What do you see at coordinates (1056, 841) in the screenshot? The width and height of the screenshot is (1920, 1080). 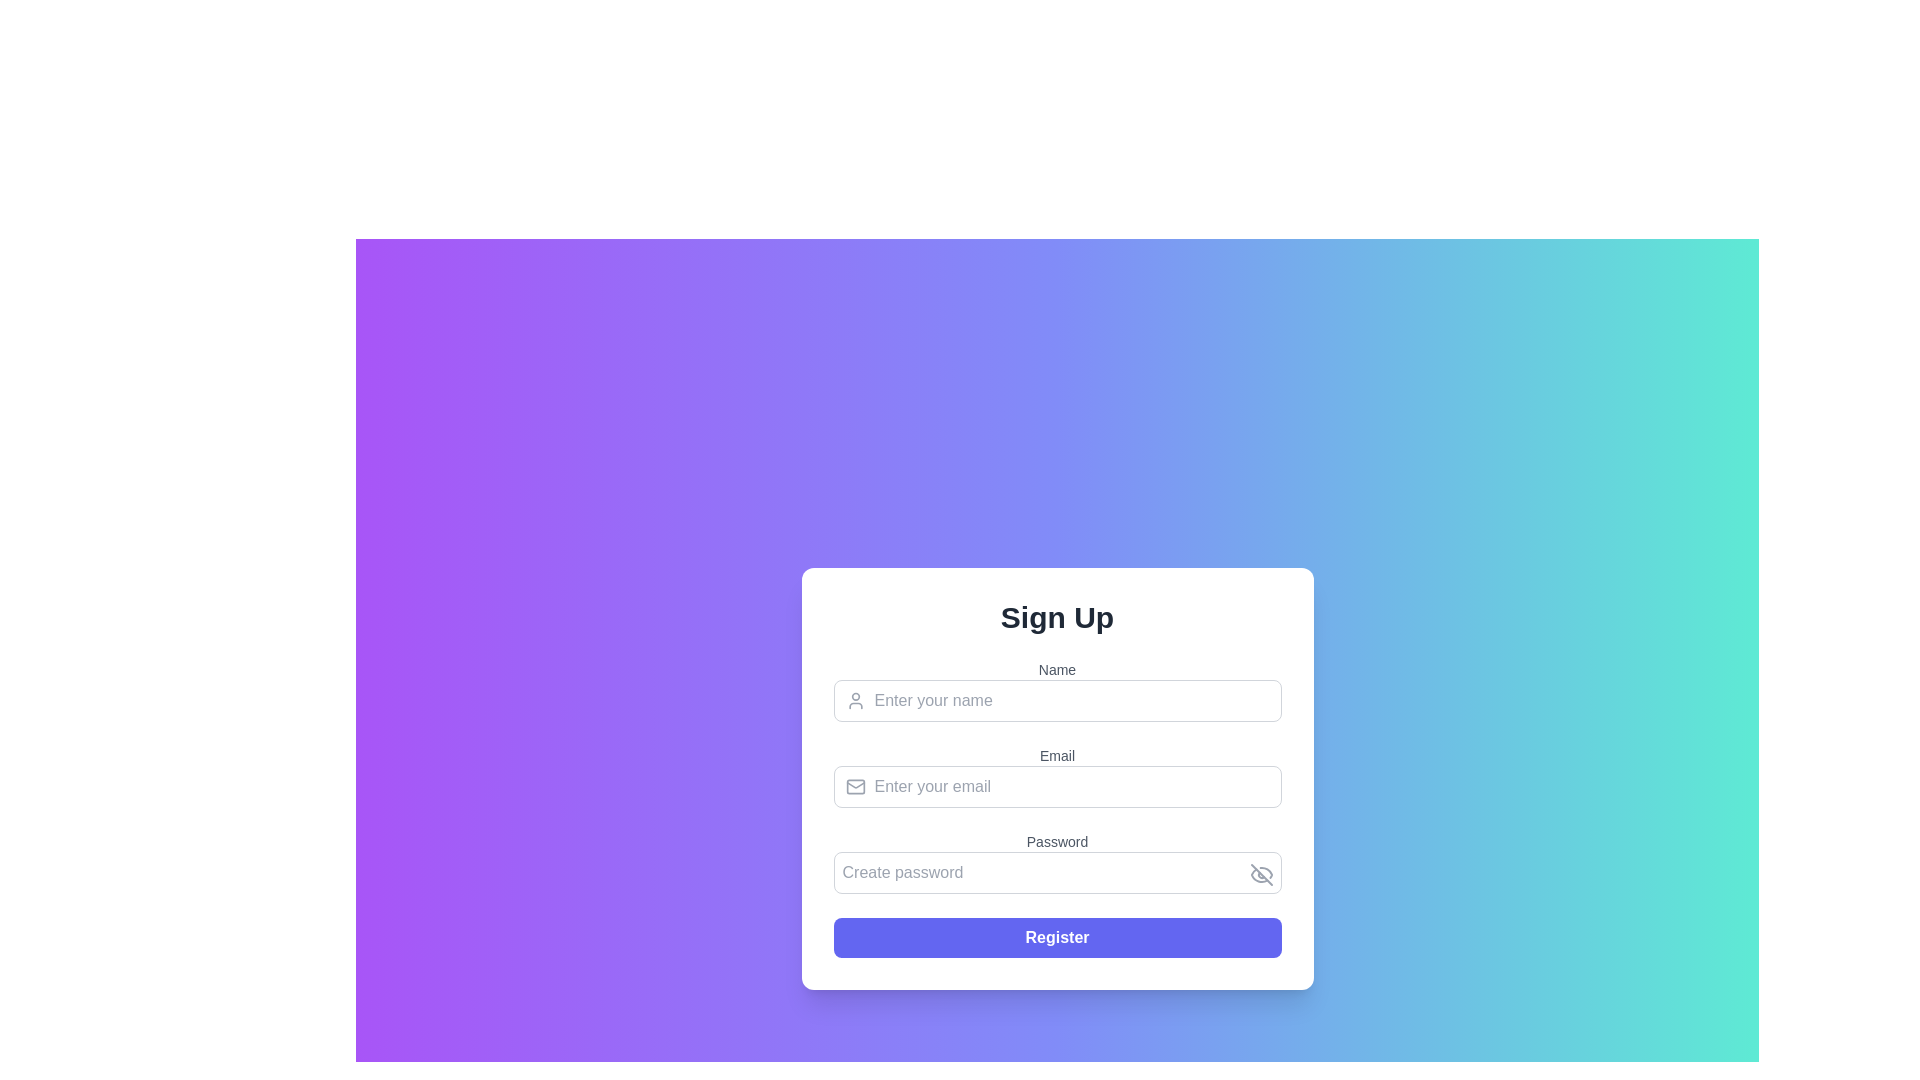 I see `the text of the 'Password' label, which is a gray text label positioned above the password input field in the form` at bounding box center [1056, 841].